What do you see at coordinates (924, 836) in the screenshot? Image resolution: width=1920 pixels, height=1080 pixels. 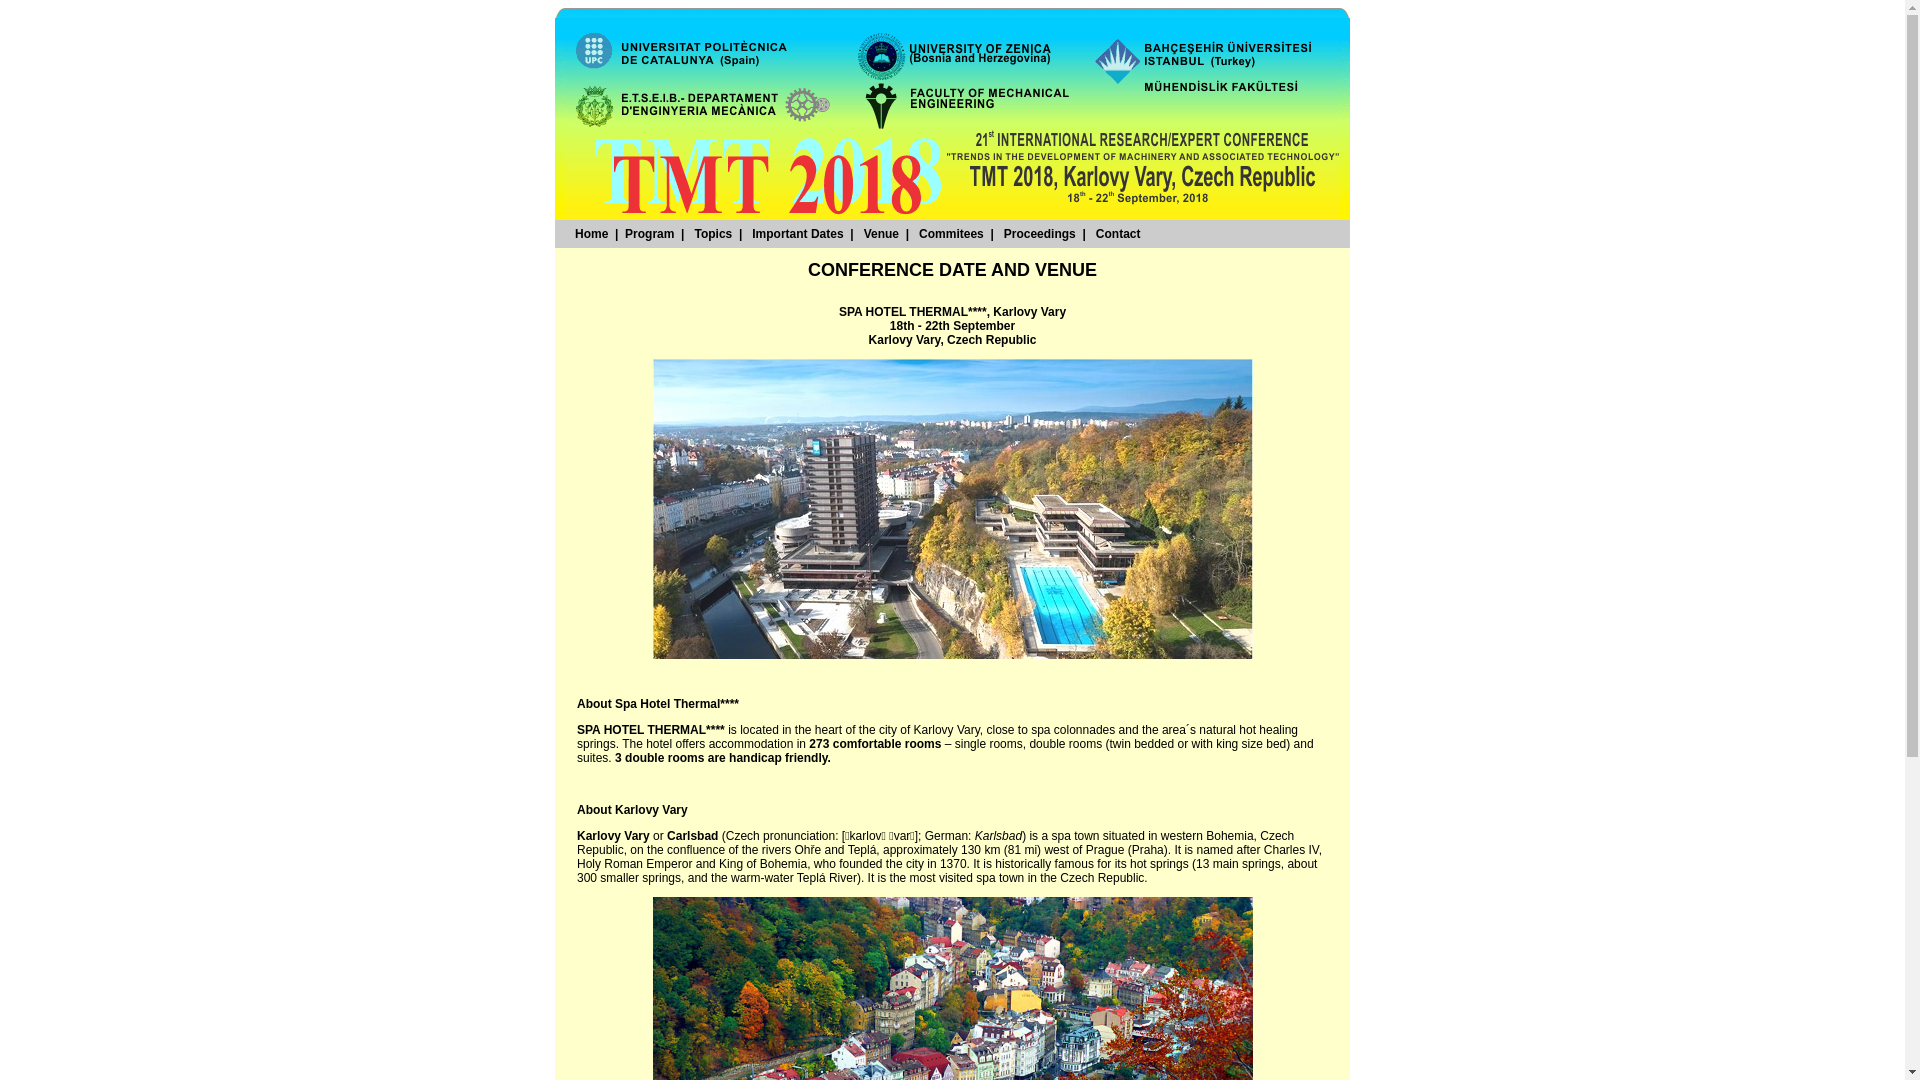 I see `'German'` at bounding box center [924, 836].